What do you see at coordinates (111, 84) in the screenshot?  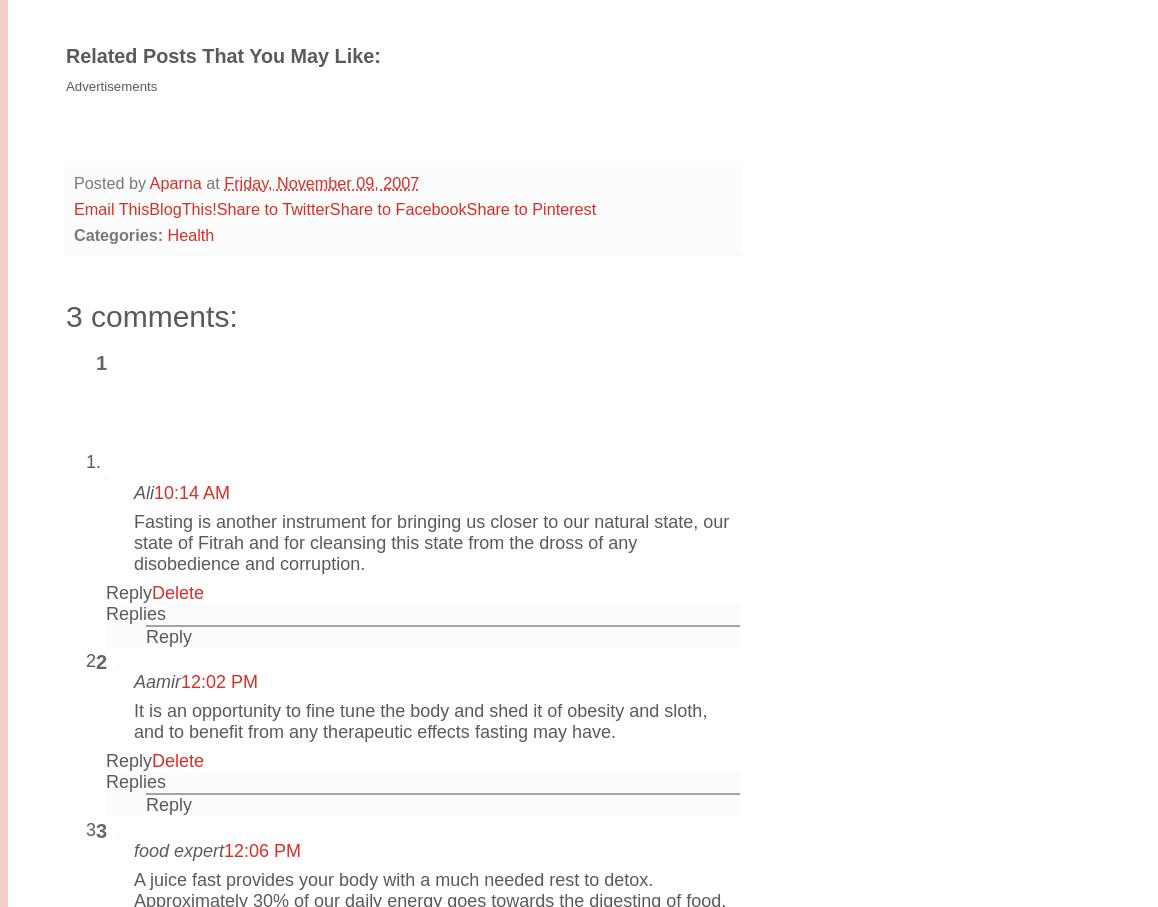 I see `'Advertisements'` at bounding box center [111, 84].